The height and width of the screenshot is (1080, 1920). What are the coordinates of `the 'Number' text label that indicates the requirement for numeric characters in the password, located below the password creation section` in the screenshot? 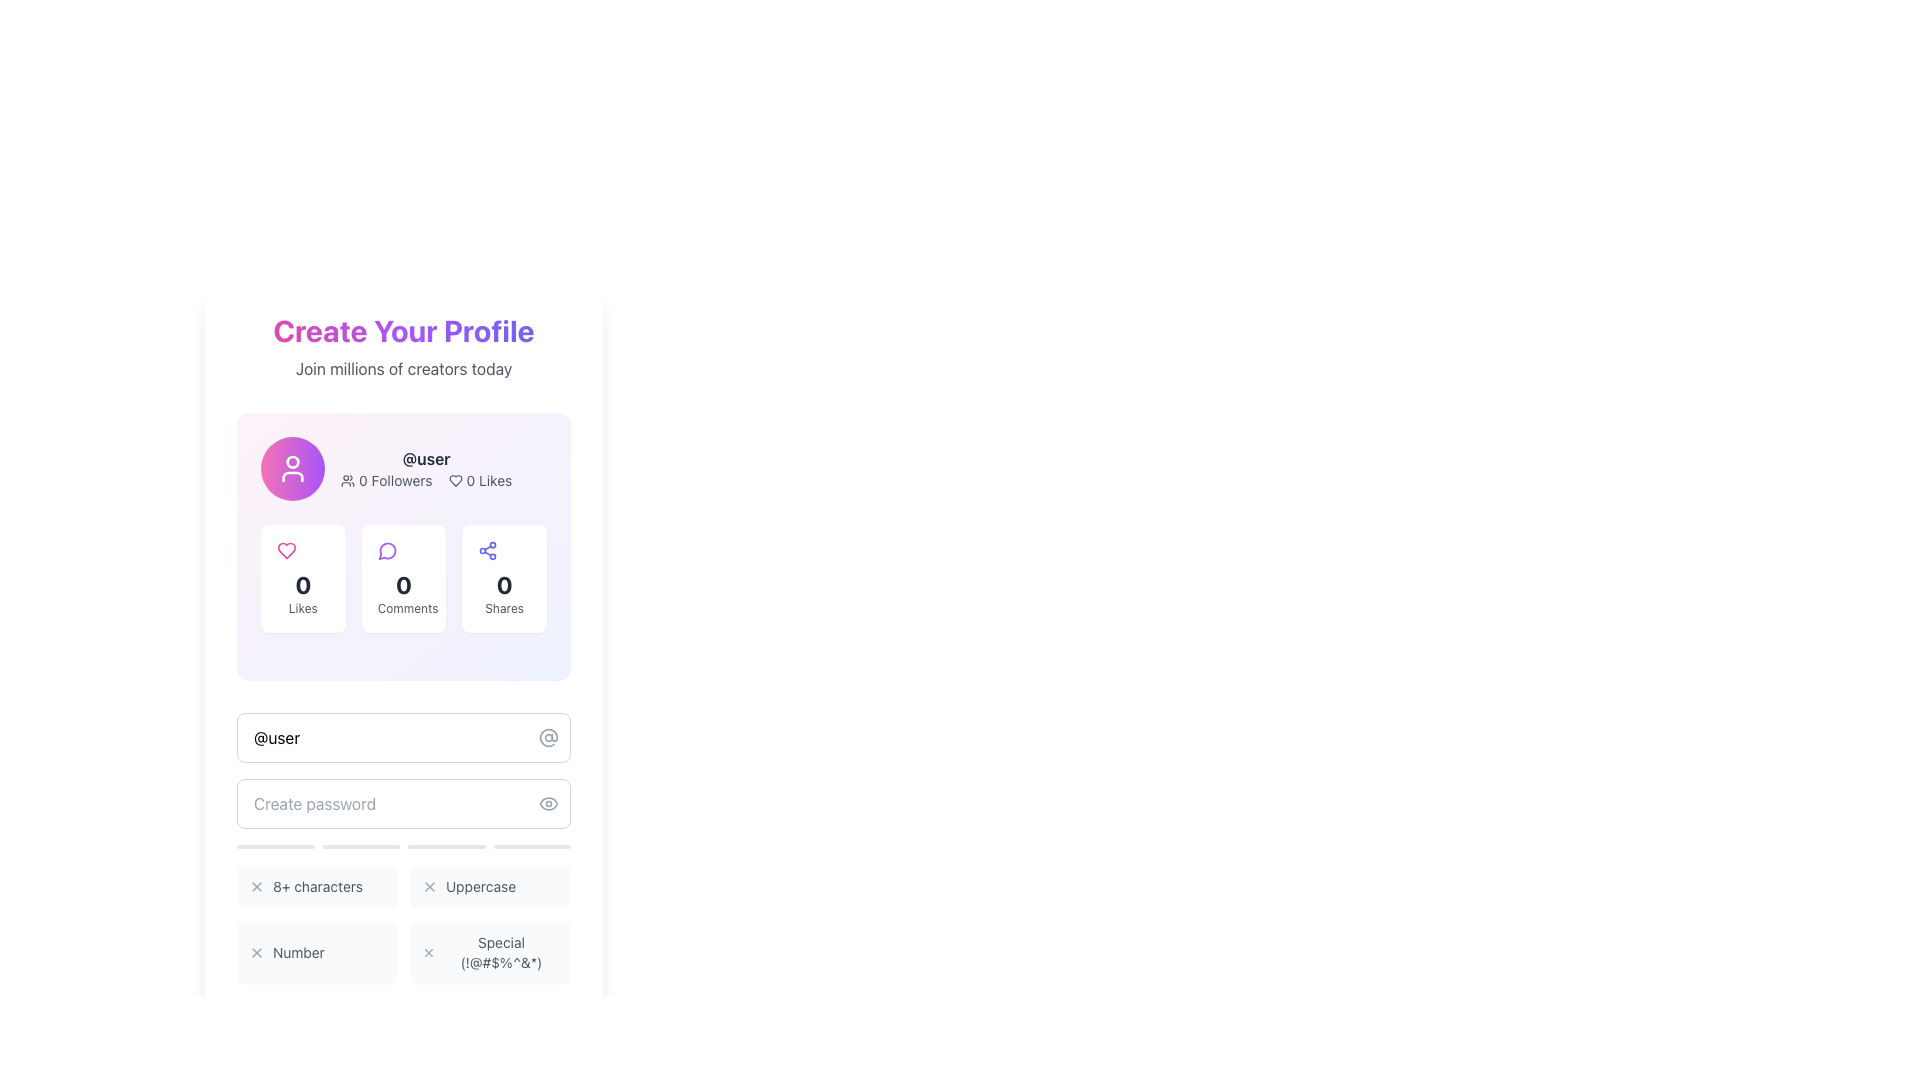 It's located at (297, 951).